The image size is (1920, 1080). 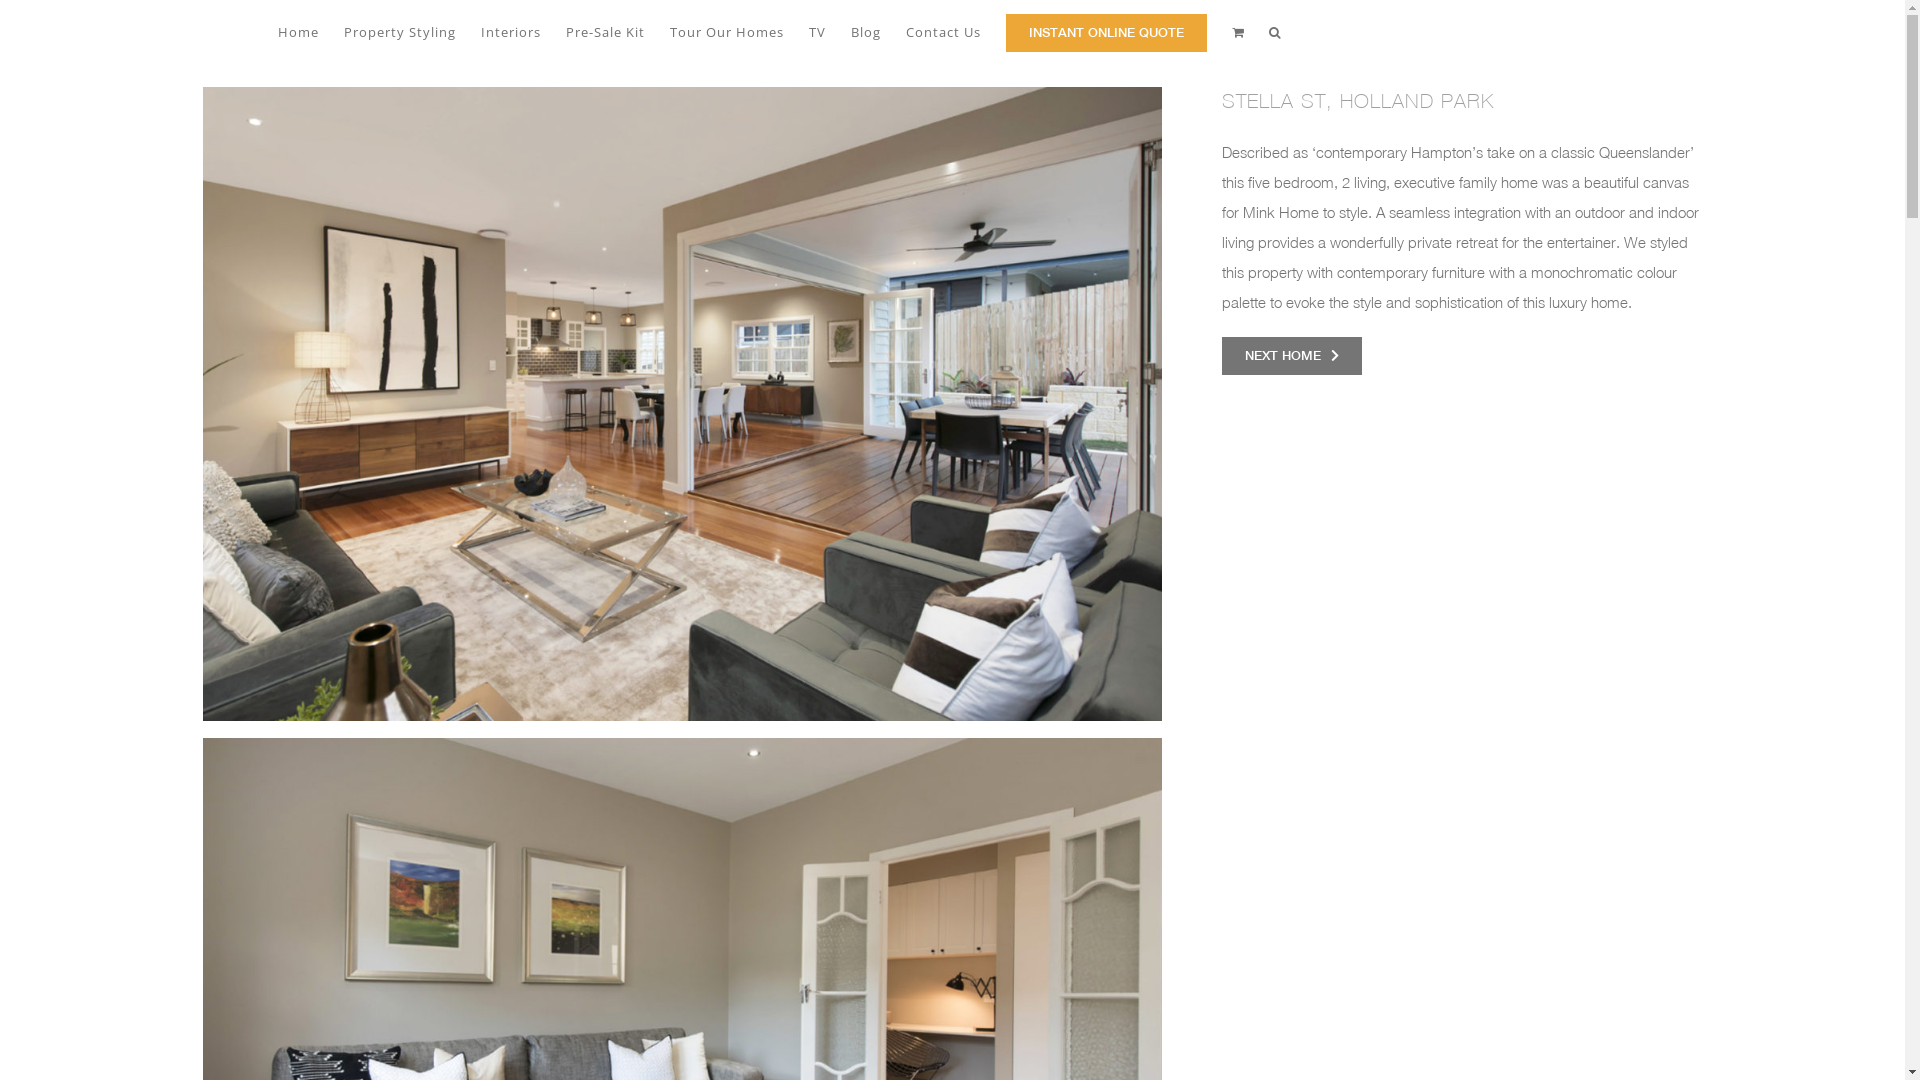 What do you see at coordinates (725, 30) in the screenshot?
I see `'Tour Our Homes'` at bounding box center [725, 30].